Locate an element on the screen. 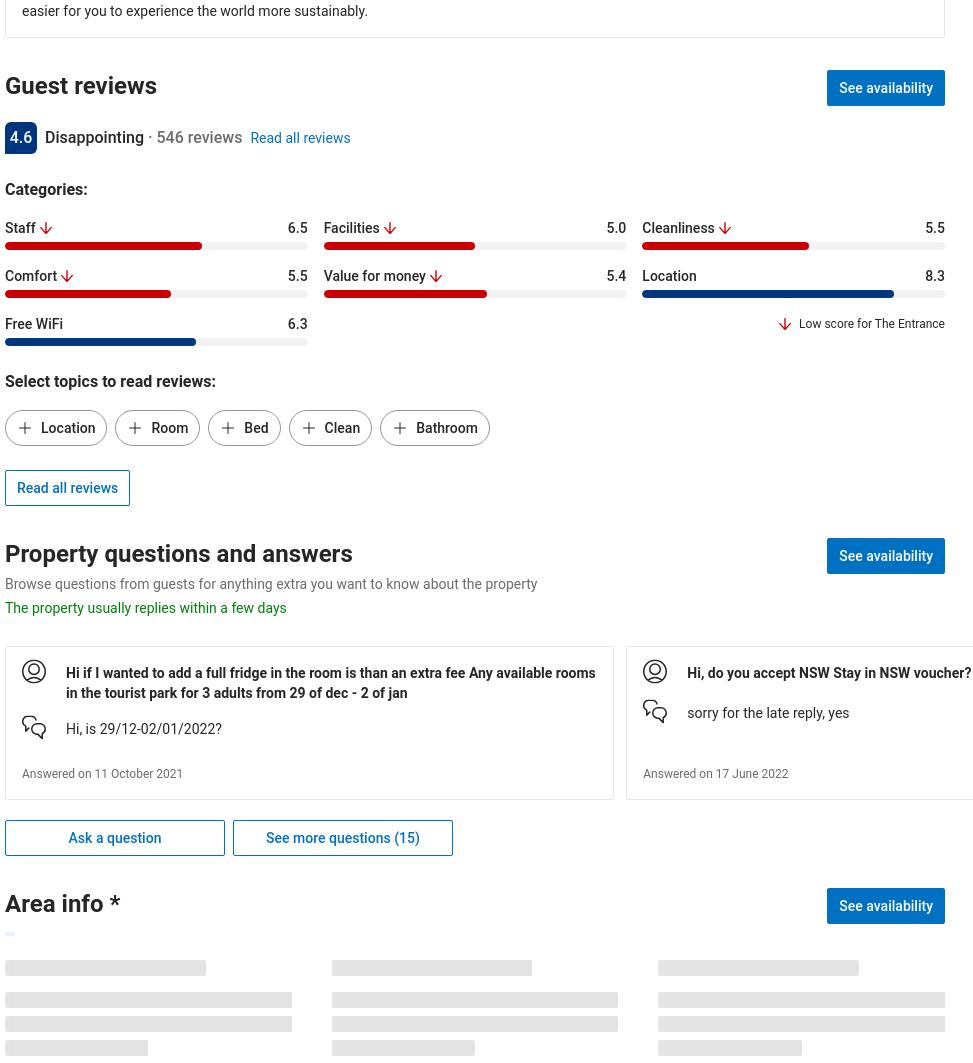 The height and width of the screenshot is (1063, 973). 'Hi, is 29/12-02/01/2022?' is located at coordinates (143, 728).